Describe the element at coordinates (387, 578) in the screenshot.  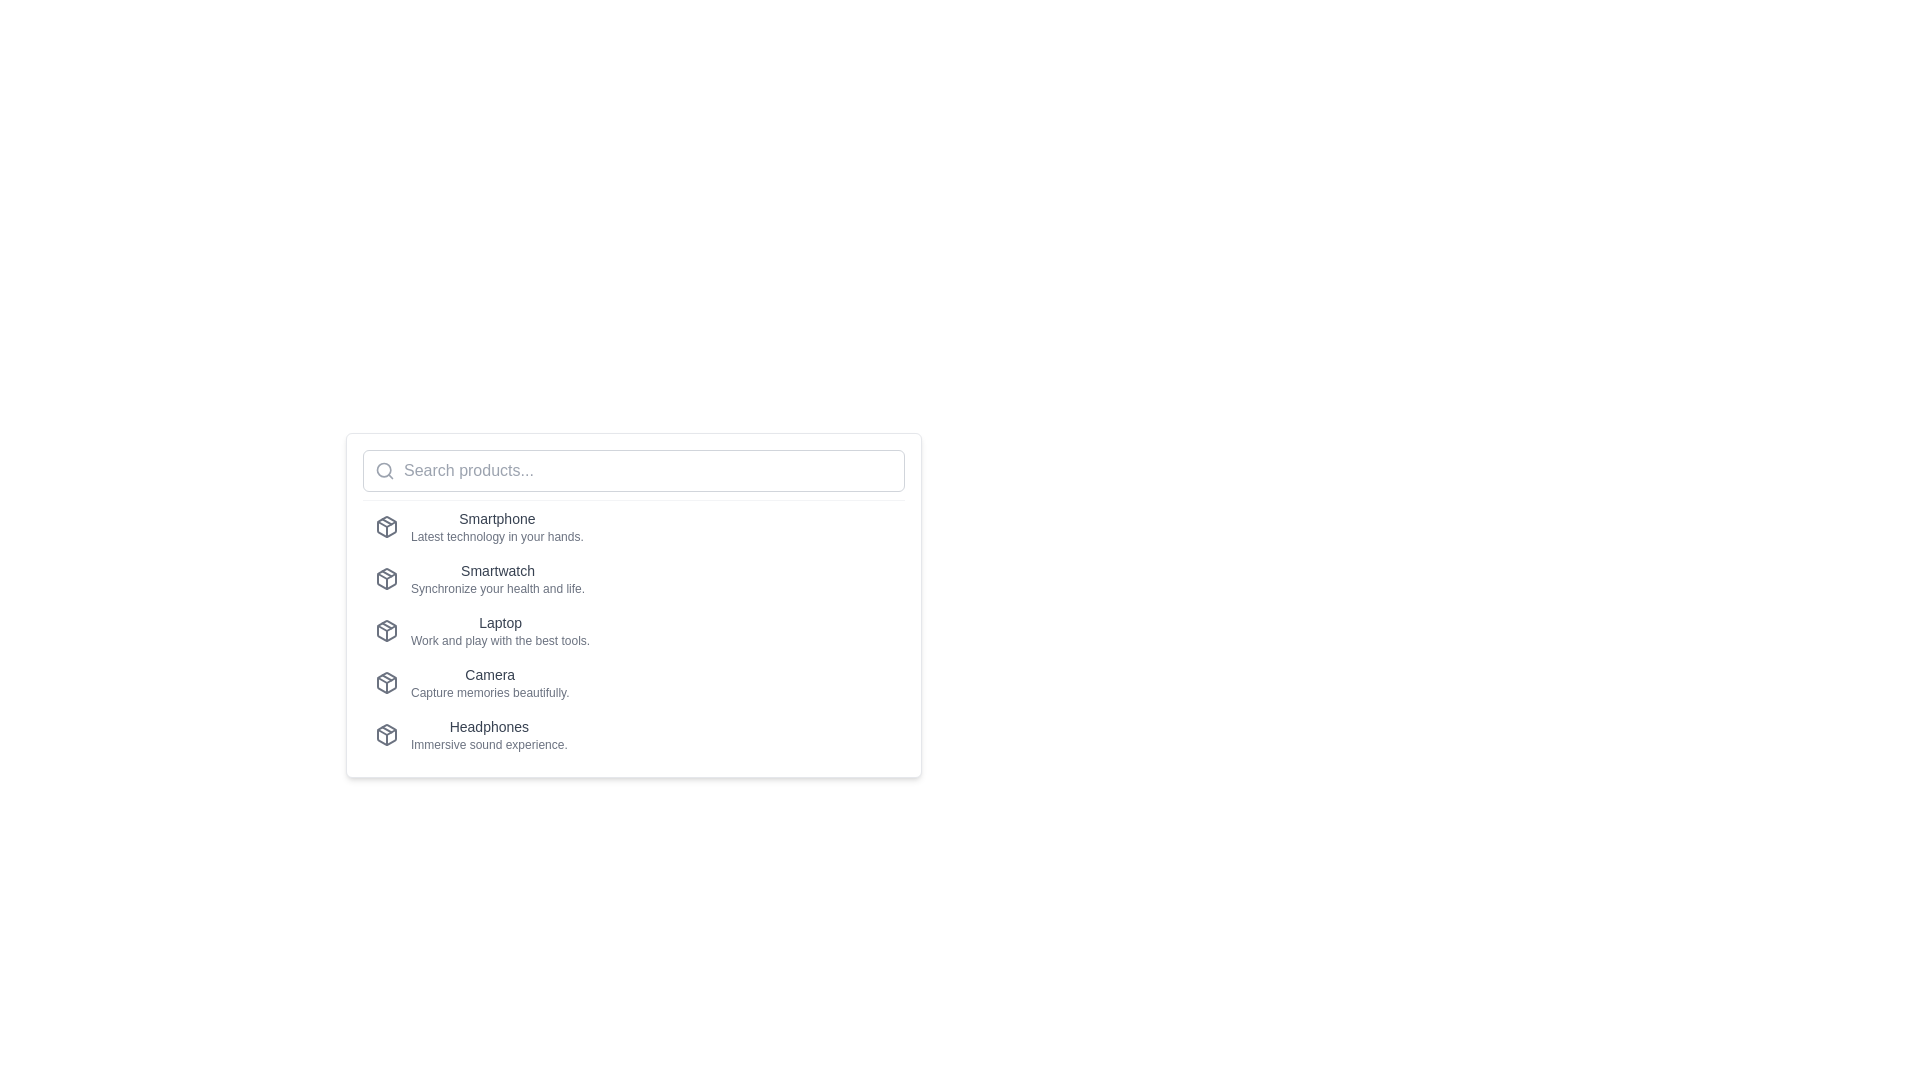
I see `the appearance of the SVG icon that represents the category of the second list item labeled 'Smartwatch', located to the left of it` at that location.